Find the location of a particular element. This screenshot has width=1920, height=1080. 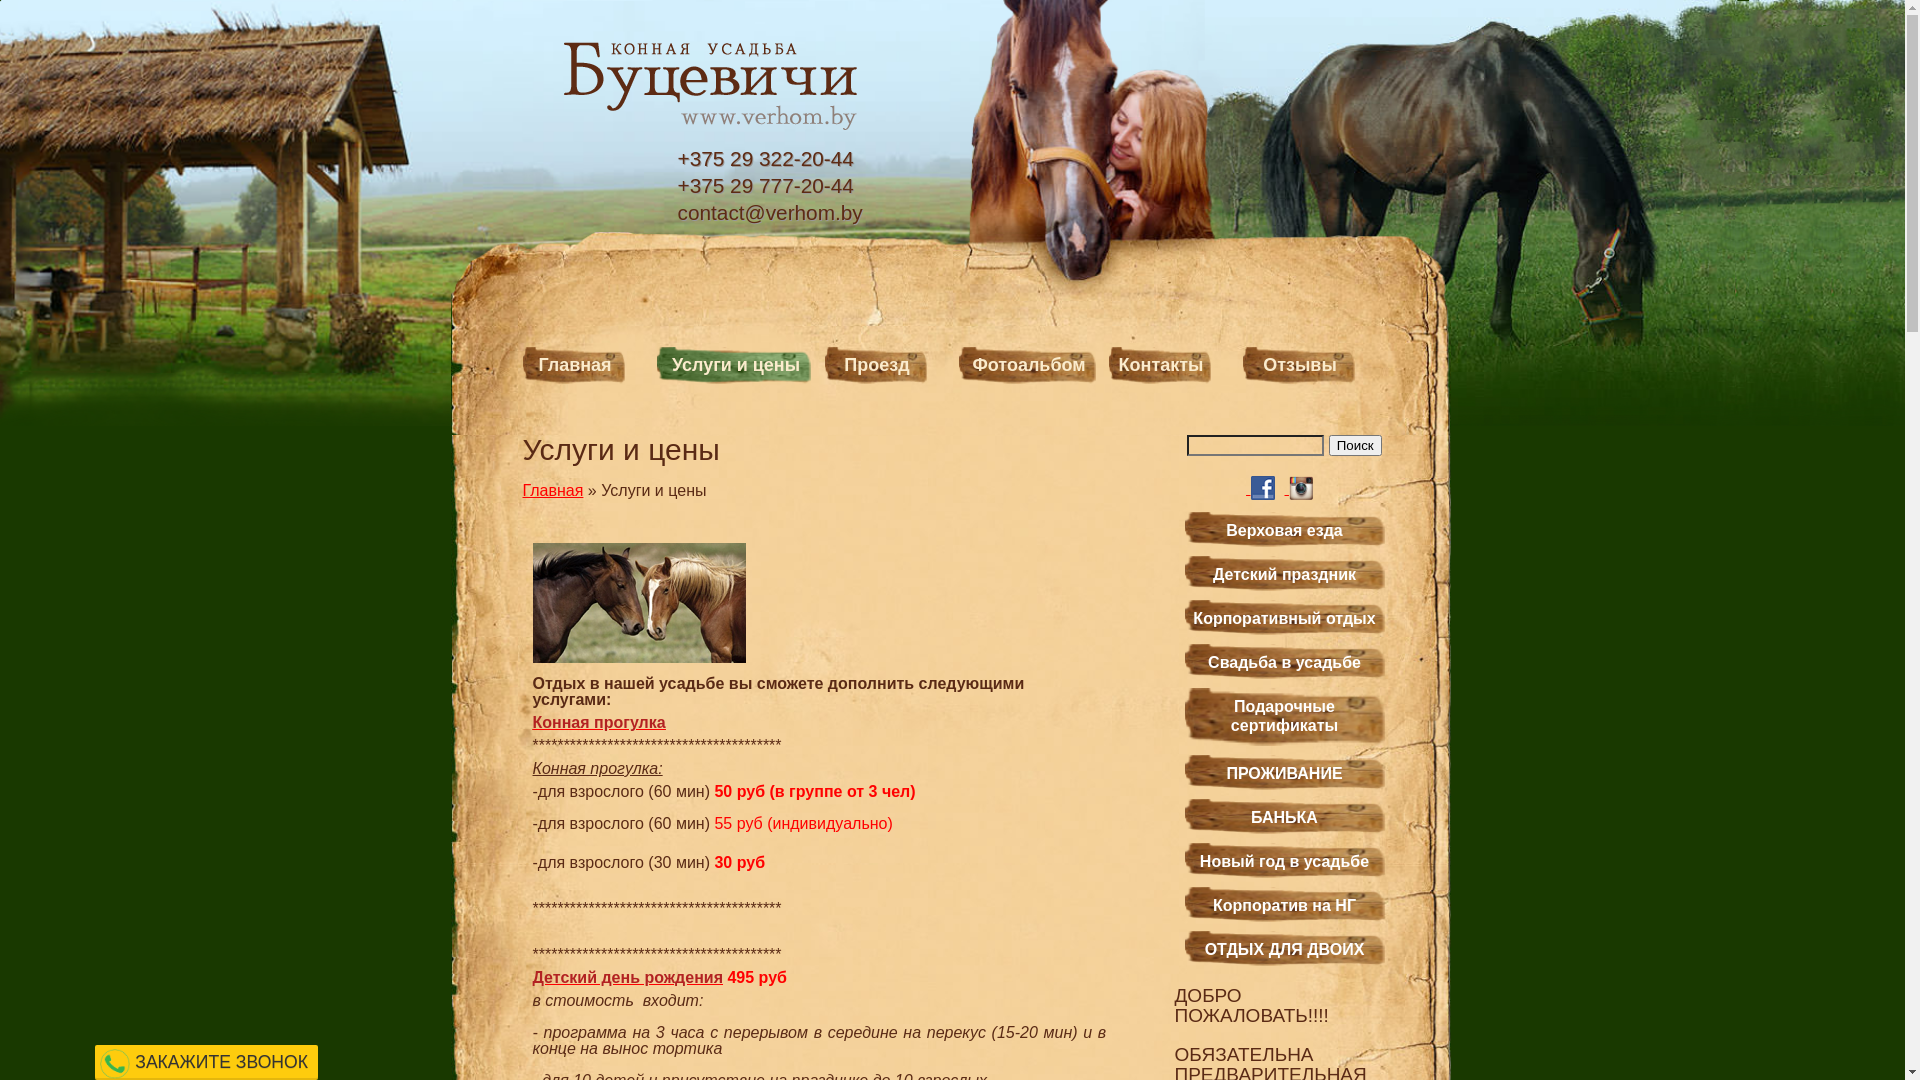

'contact@verhom.by' is located at coordinates (769, 212).